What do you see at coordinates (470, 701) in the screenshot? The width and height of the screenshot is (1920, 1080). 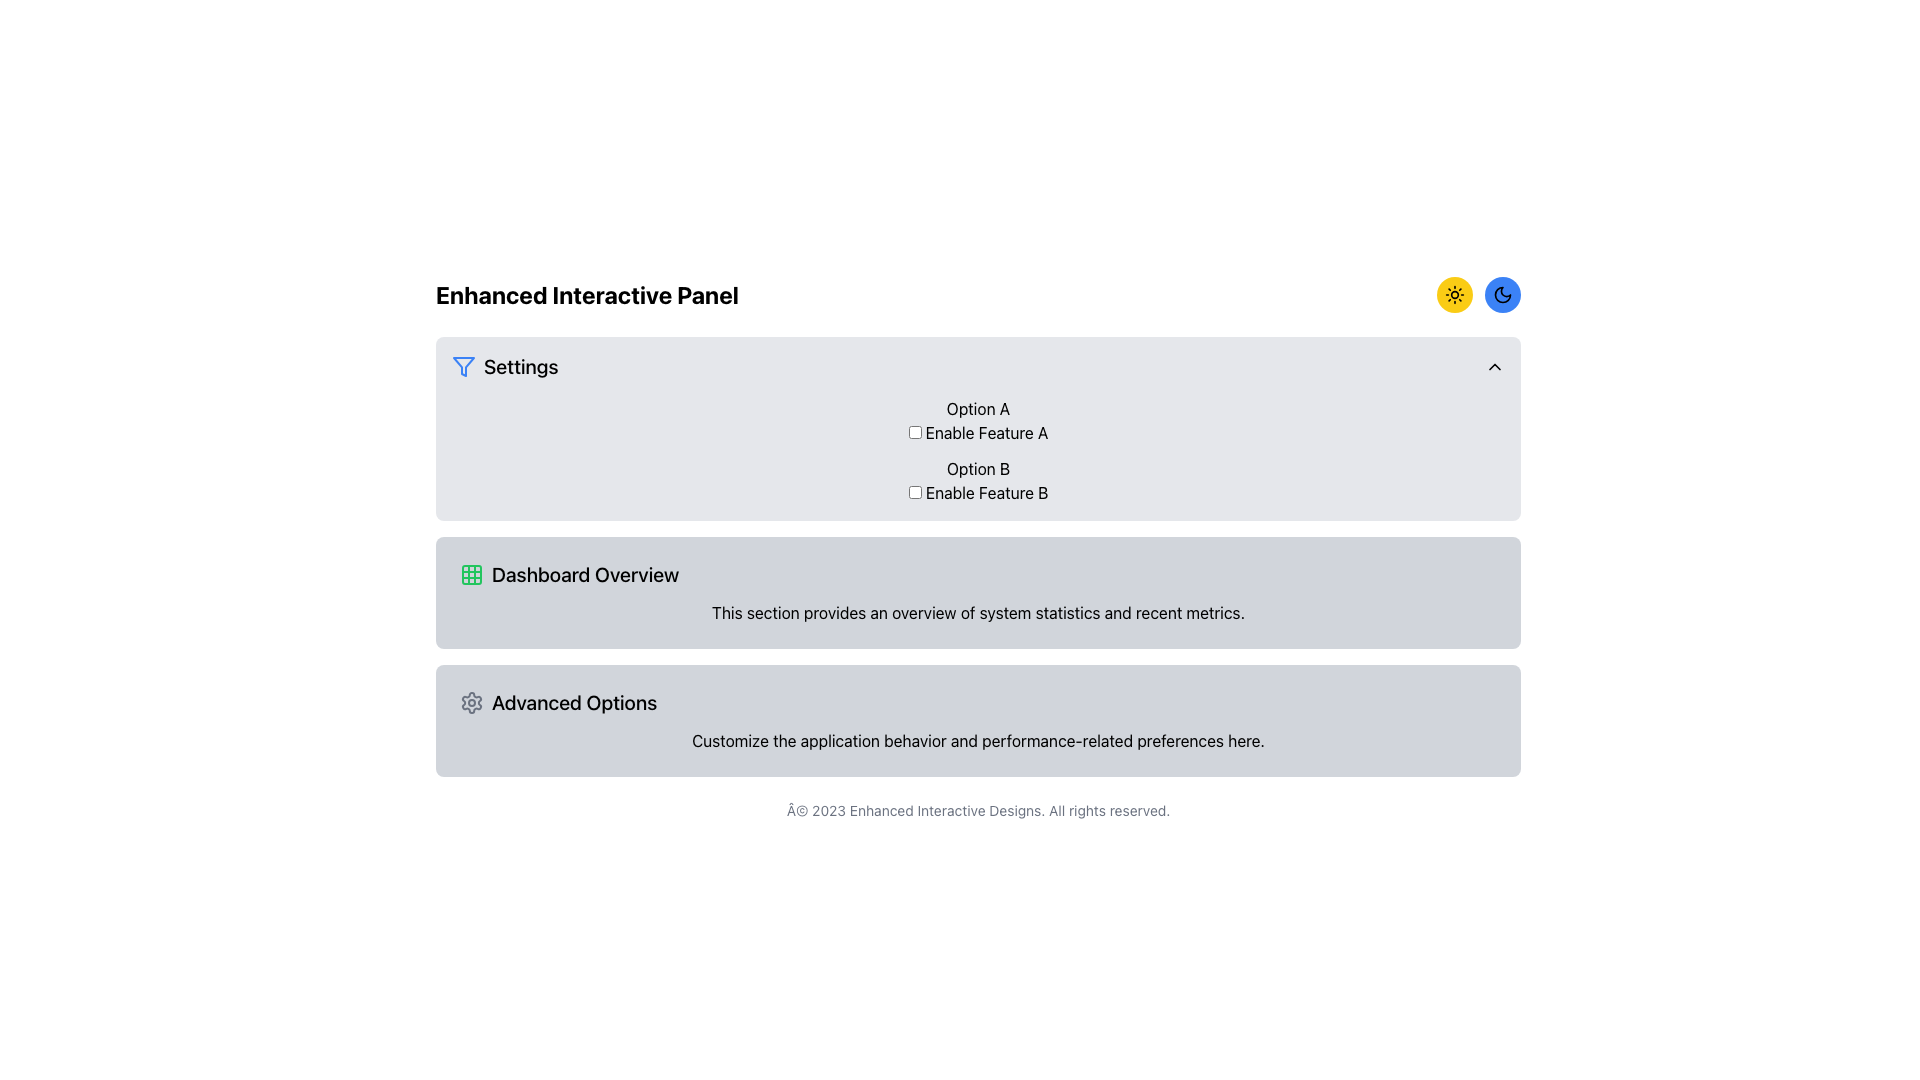 I see `the settings icon located in the top-right corner of the interface, which serves as a visual indicator for adjustments or preferences` at bounding box center [470, 701].